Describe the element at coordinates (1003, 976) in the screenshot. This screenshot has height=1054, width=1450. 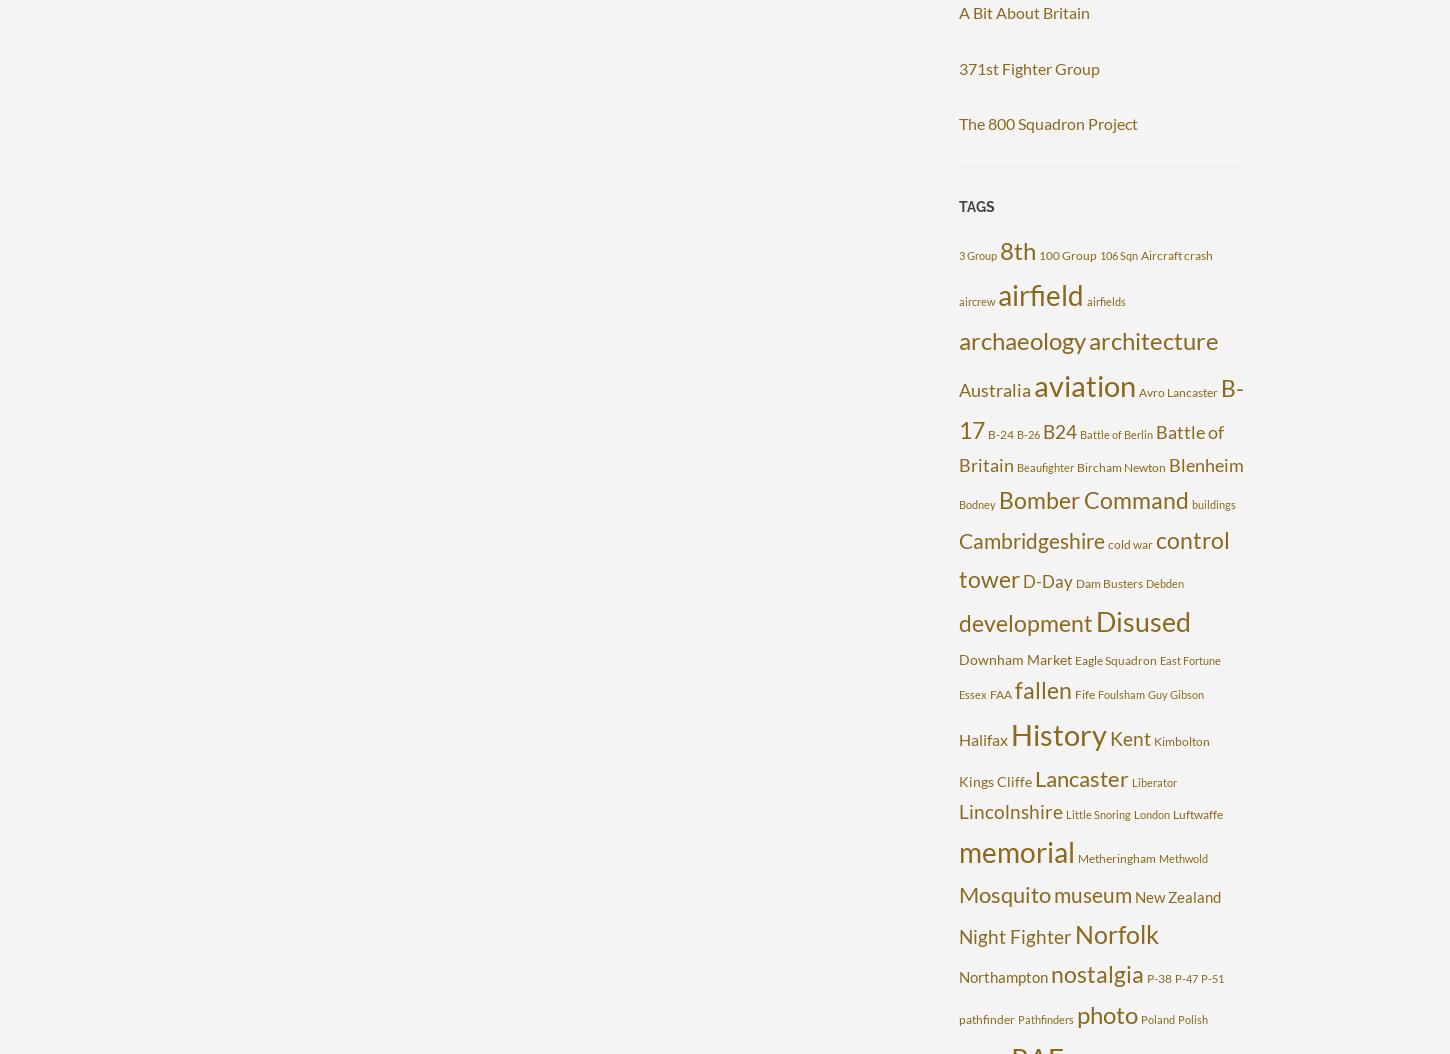
I see `'Northampton'` at that location.